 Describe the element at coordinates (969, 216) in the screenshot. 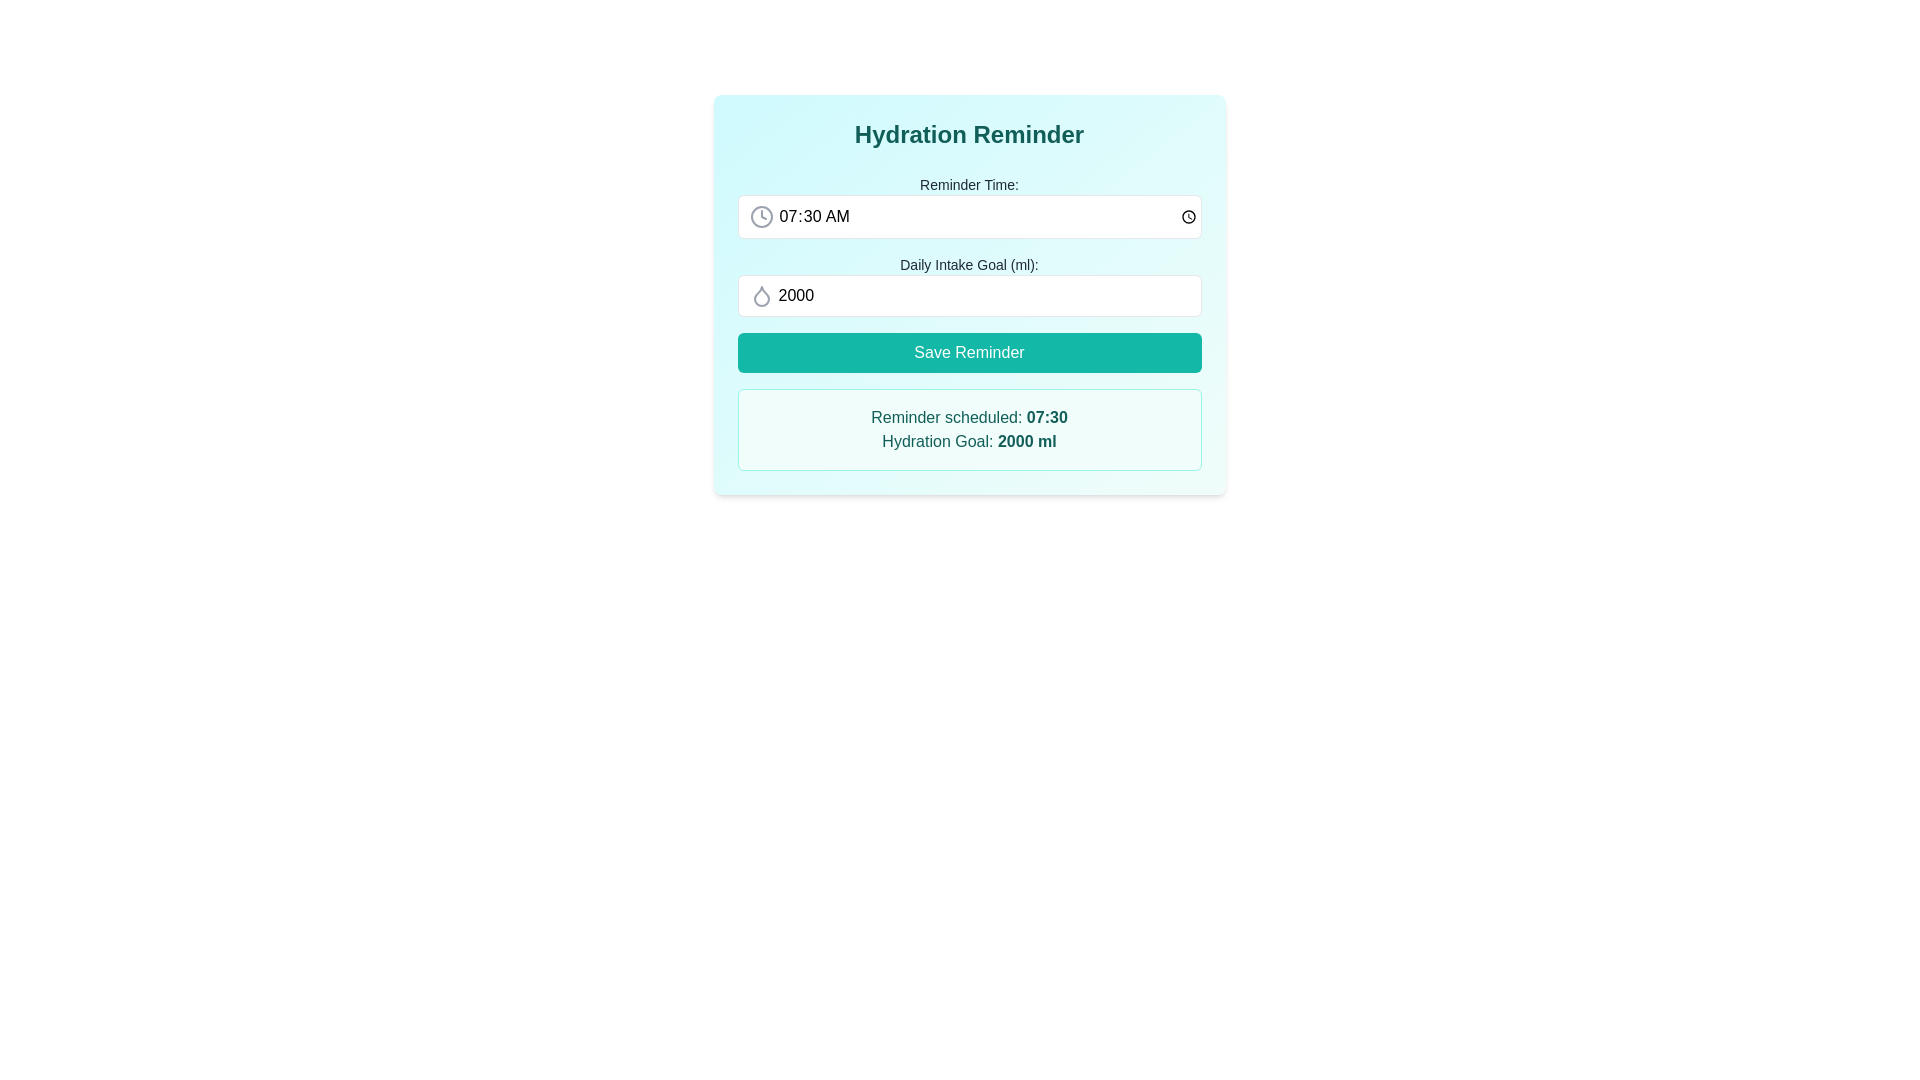

I see `the Time input field styled with rounded corners and a bordered outline that contains the time value '07:30 AM' to focus on it` at that location.